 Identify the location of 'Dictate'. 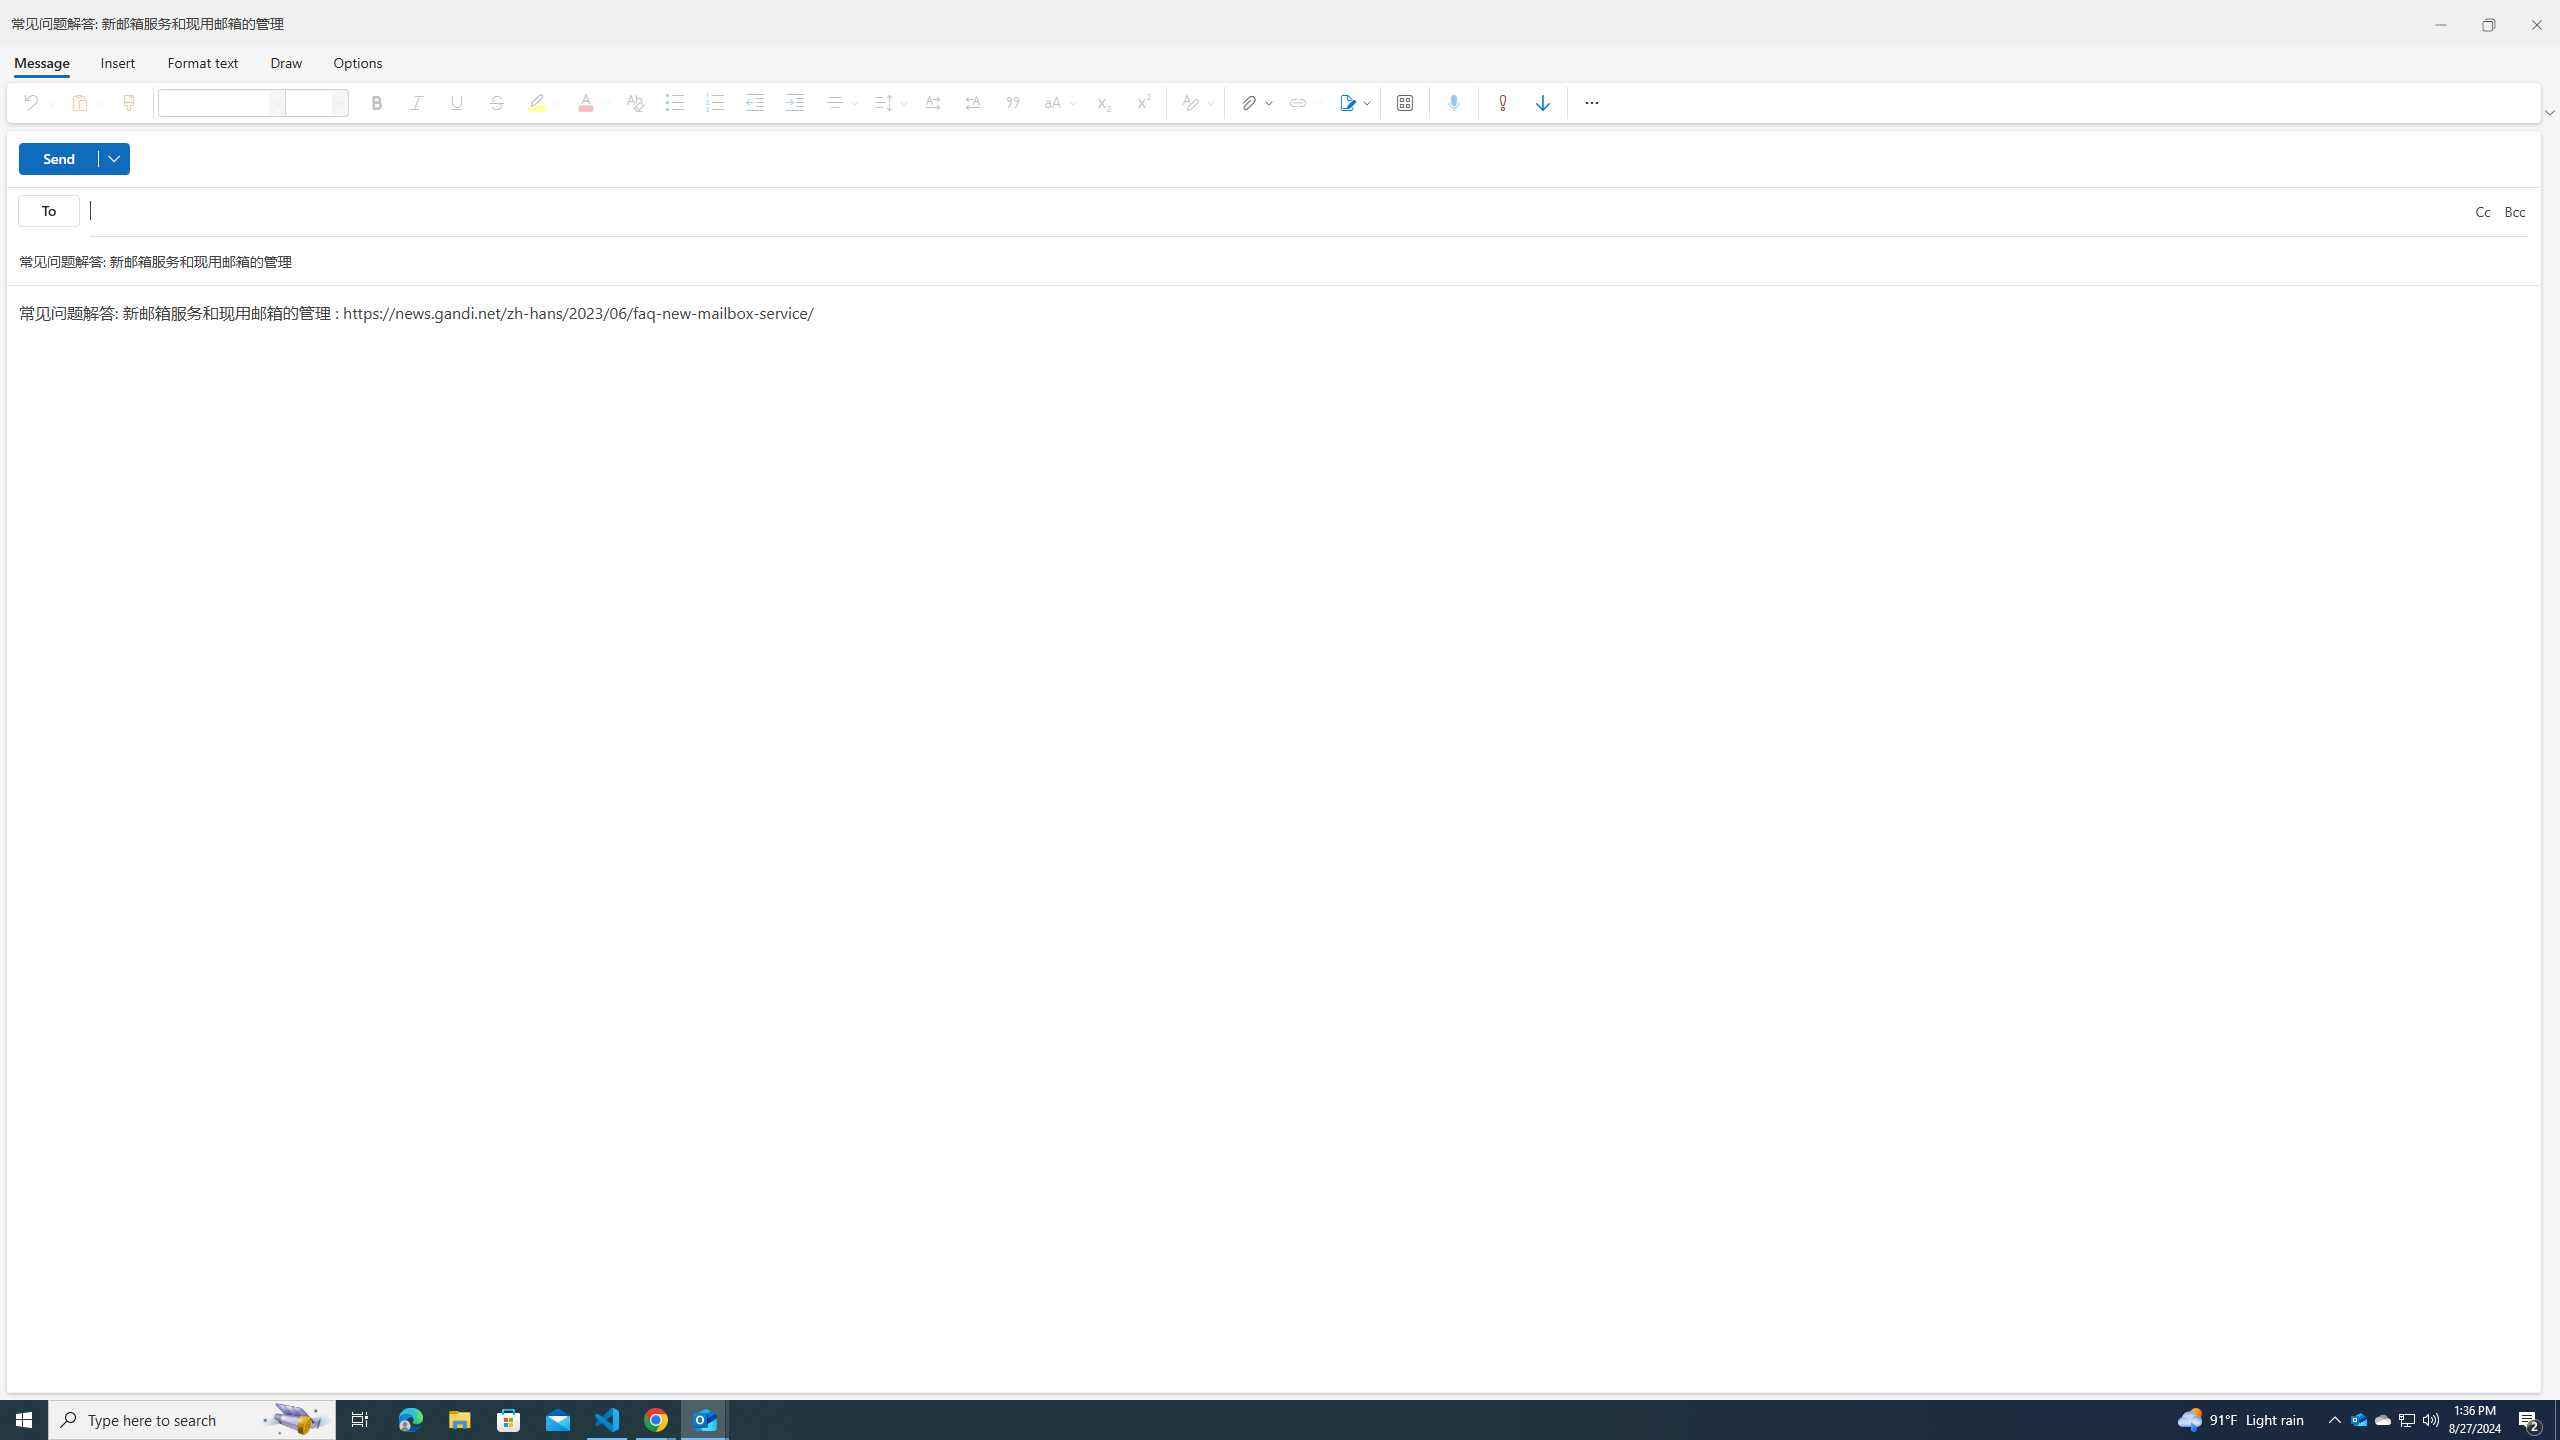
(1454, 102).